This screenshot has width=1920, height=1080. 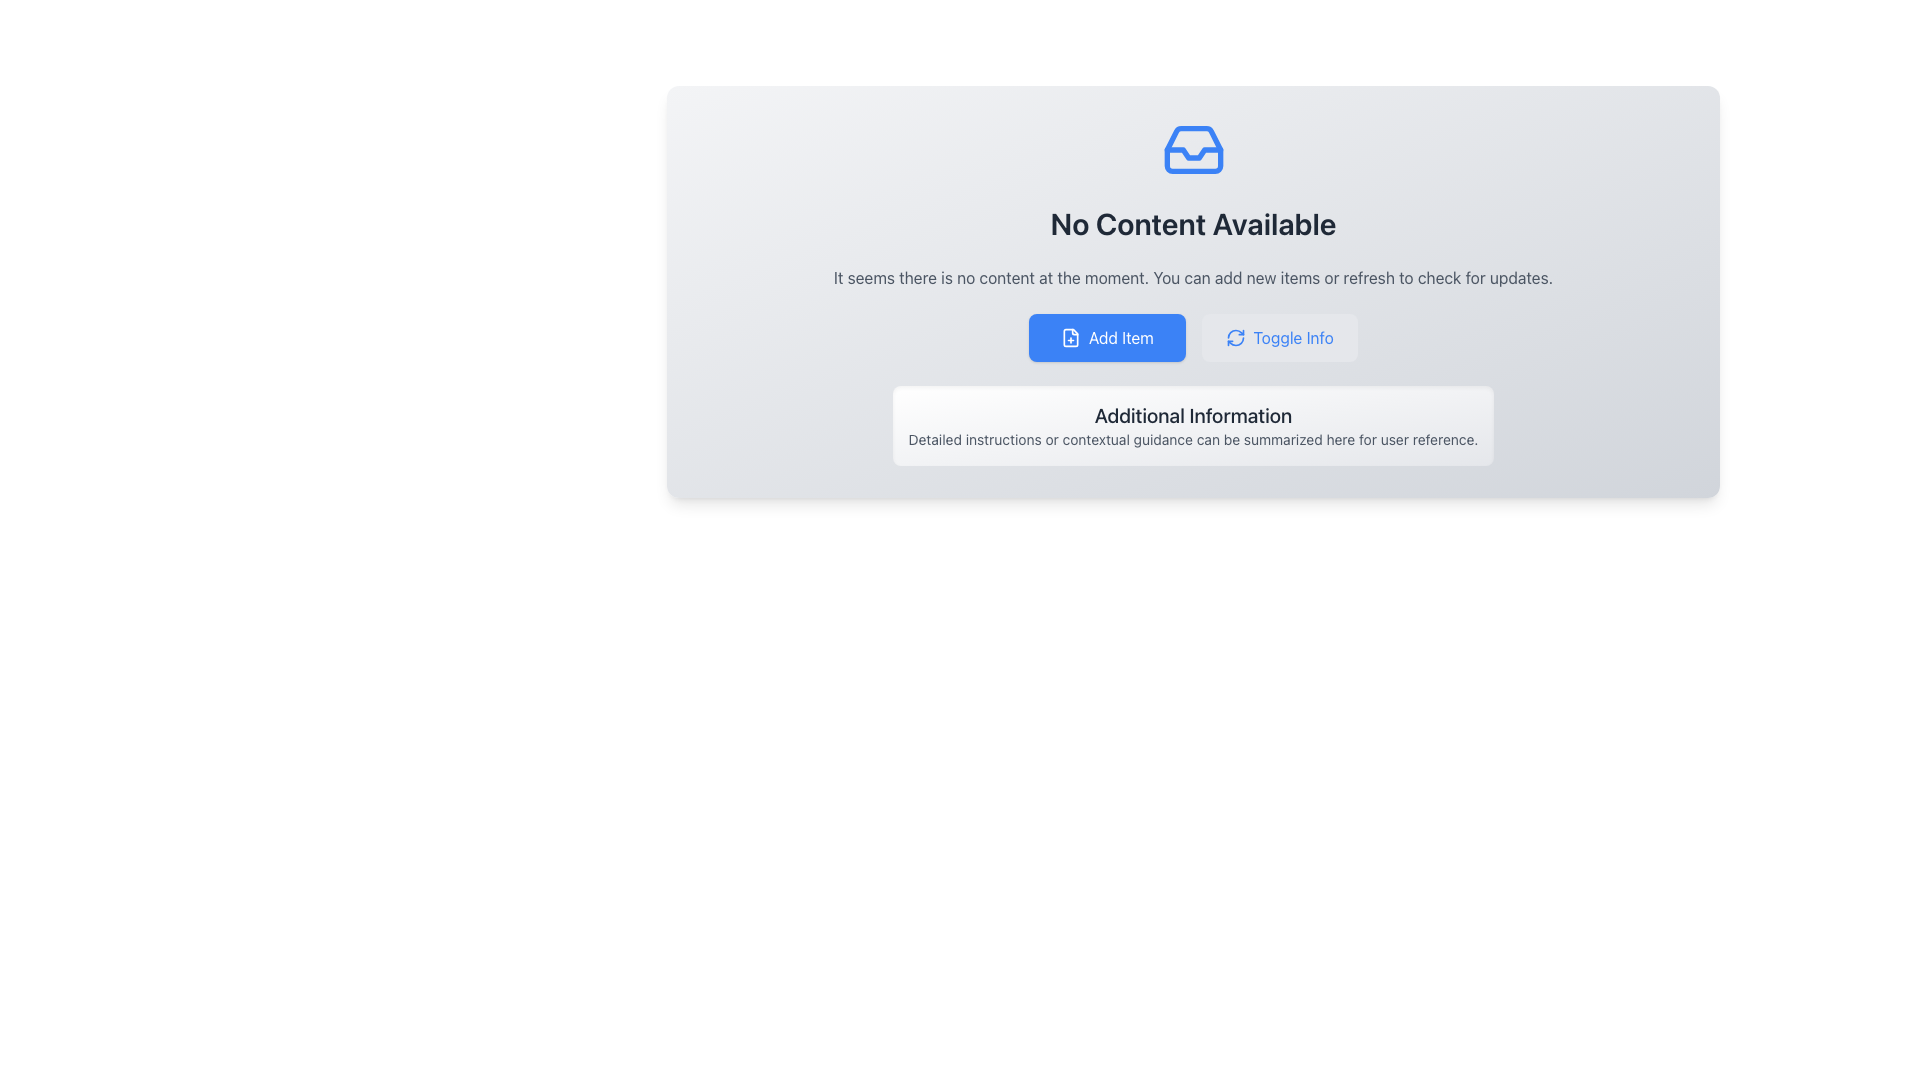 What do you see at coordinates (1234, 337) in the screenshot?
I see `the toggle or refresh icon located to the left of the 'Toggle Info' text within the button component` at bounding box center [1234, 337].